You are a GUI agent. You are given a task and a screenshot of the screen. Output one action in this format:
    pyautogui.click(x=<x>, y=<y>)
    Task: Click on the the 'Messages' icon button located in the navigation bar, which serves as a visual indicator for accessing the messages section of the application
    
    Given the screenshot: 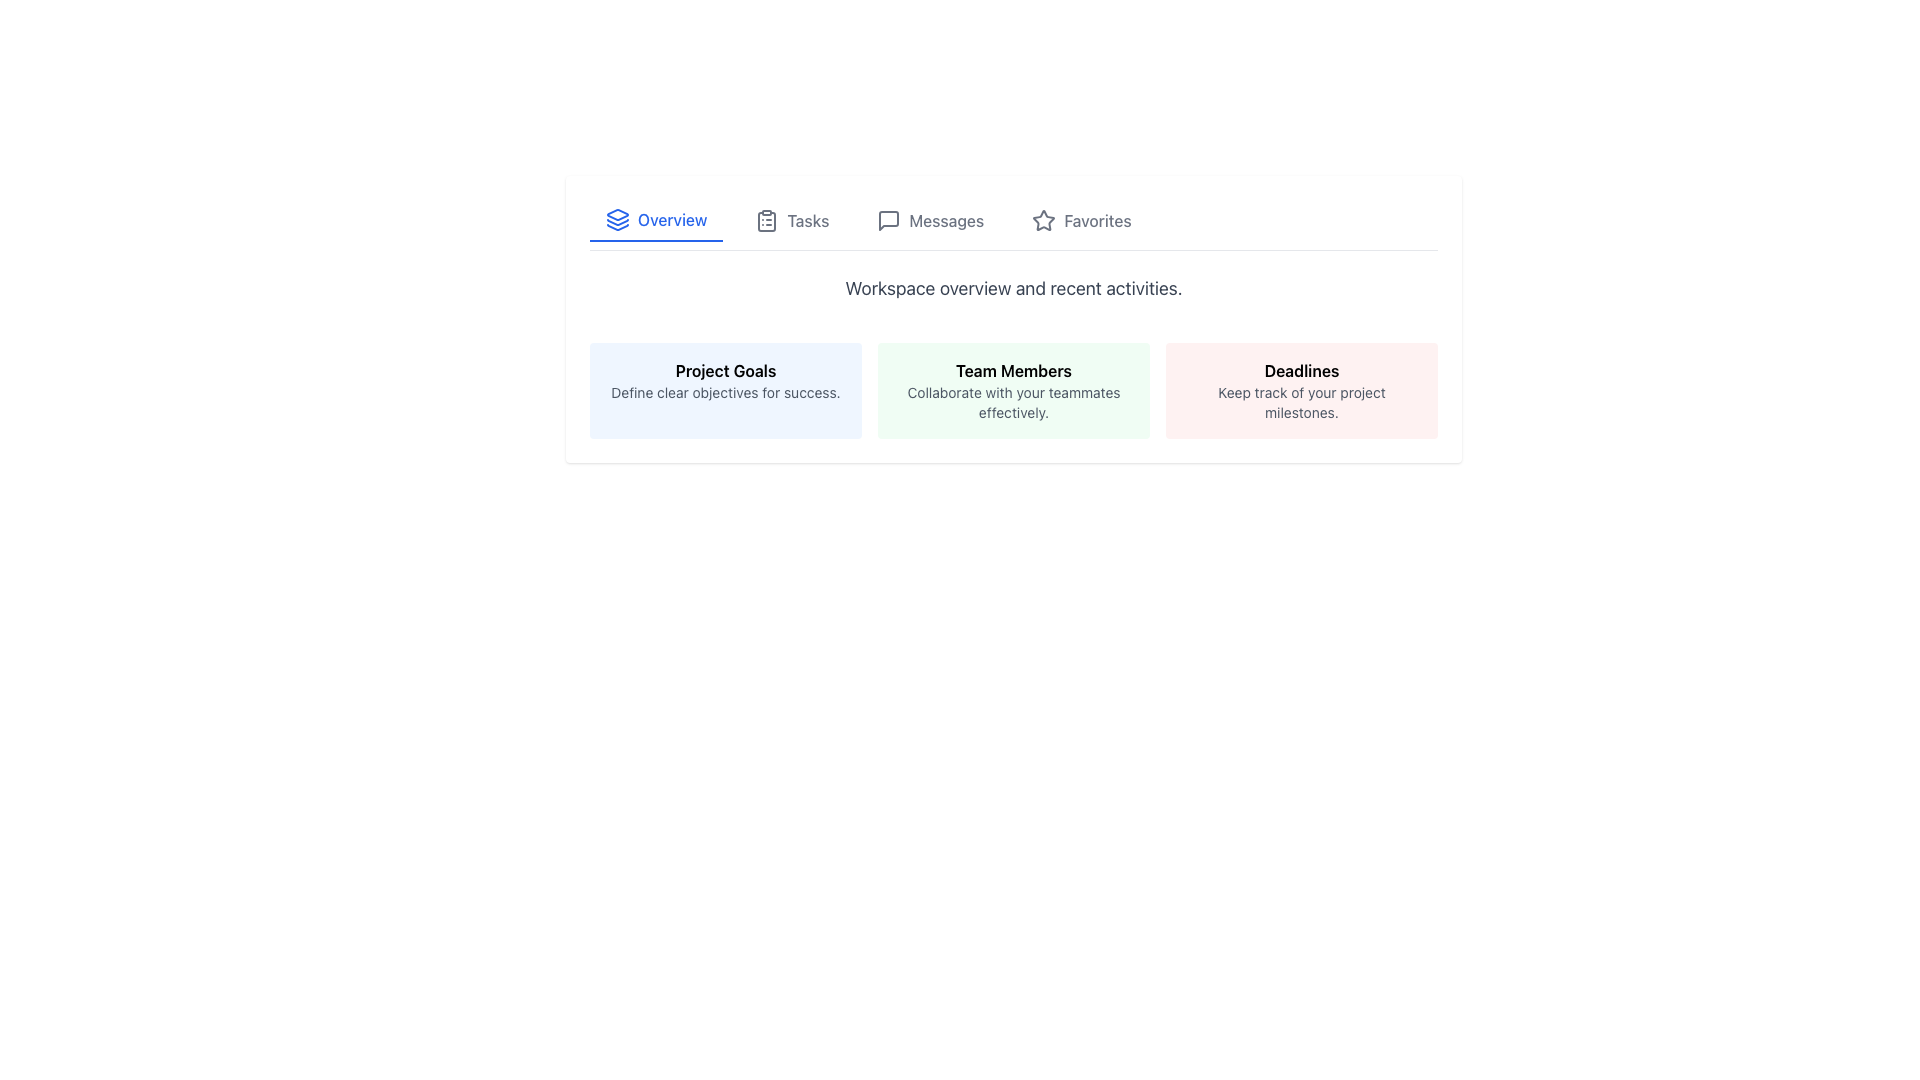 What is the action you would take?
    pyautogui.click(x=888, y=220)
    